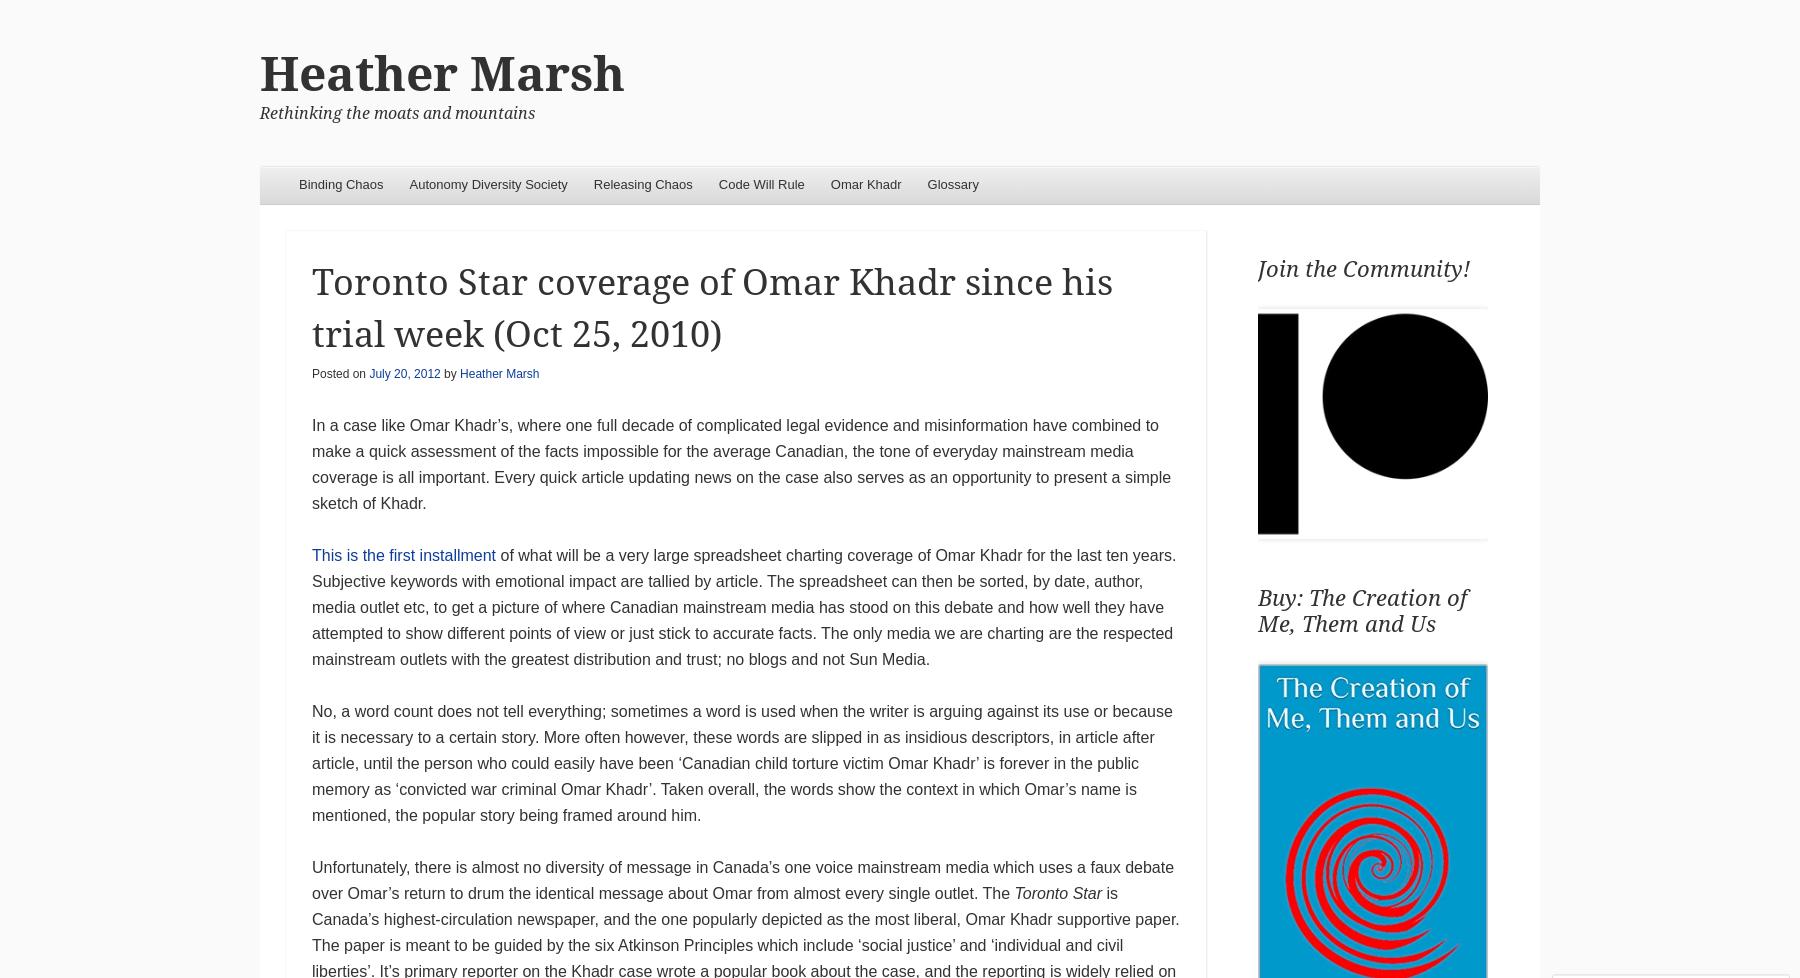  Describe the element at coordinates (1361, 268) in the screenshot. I see `'Join the Community!'` at that location.